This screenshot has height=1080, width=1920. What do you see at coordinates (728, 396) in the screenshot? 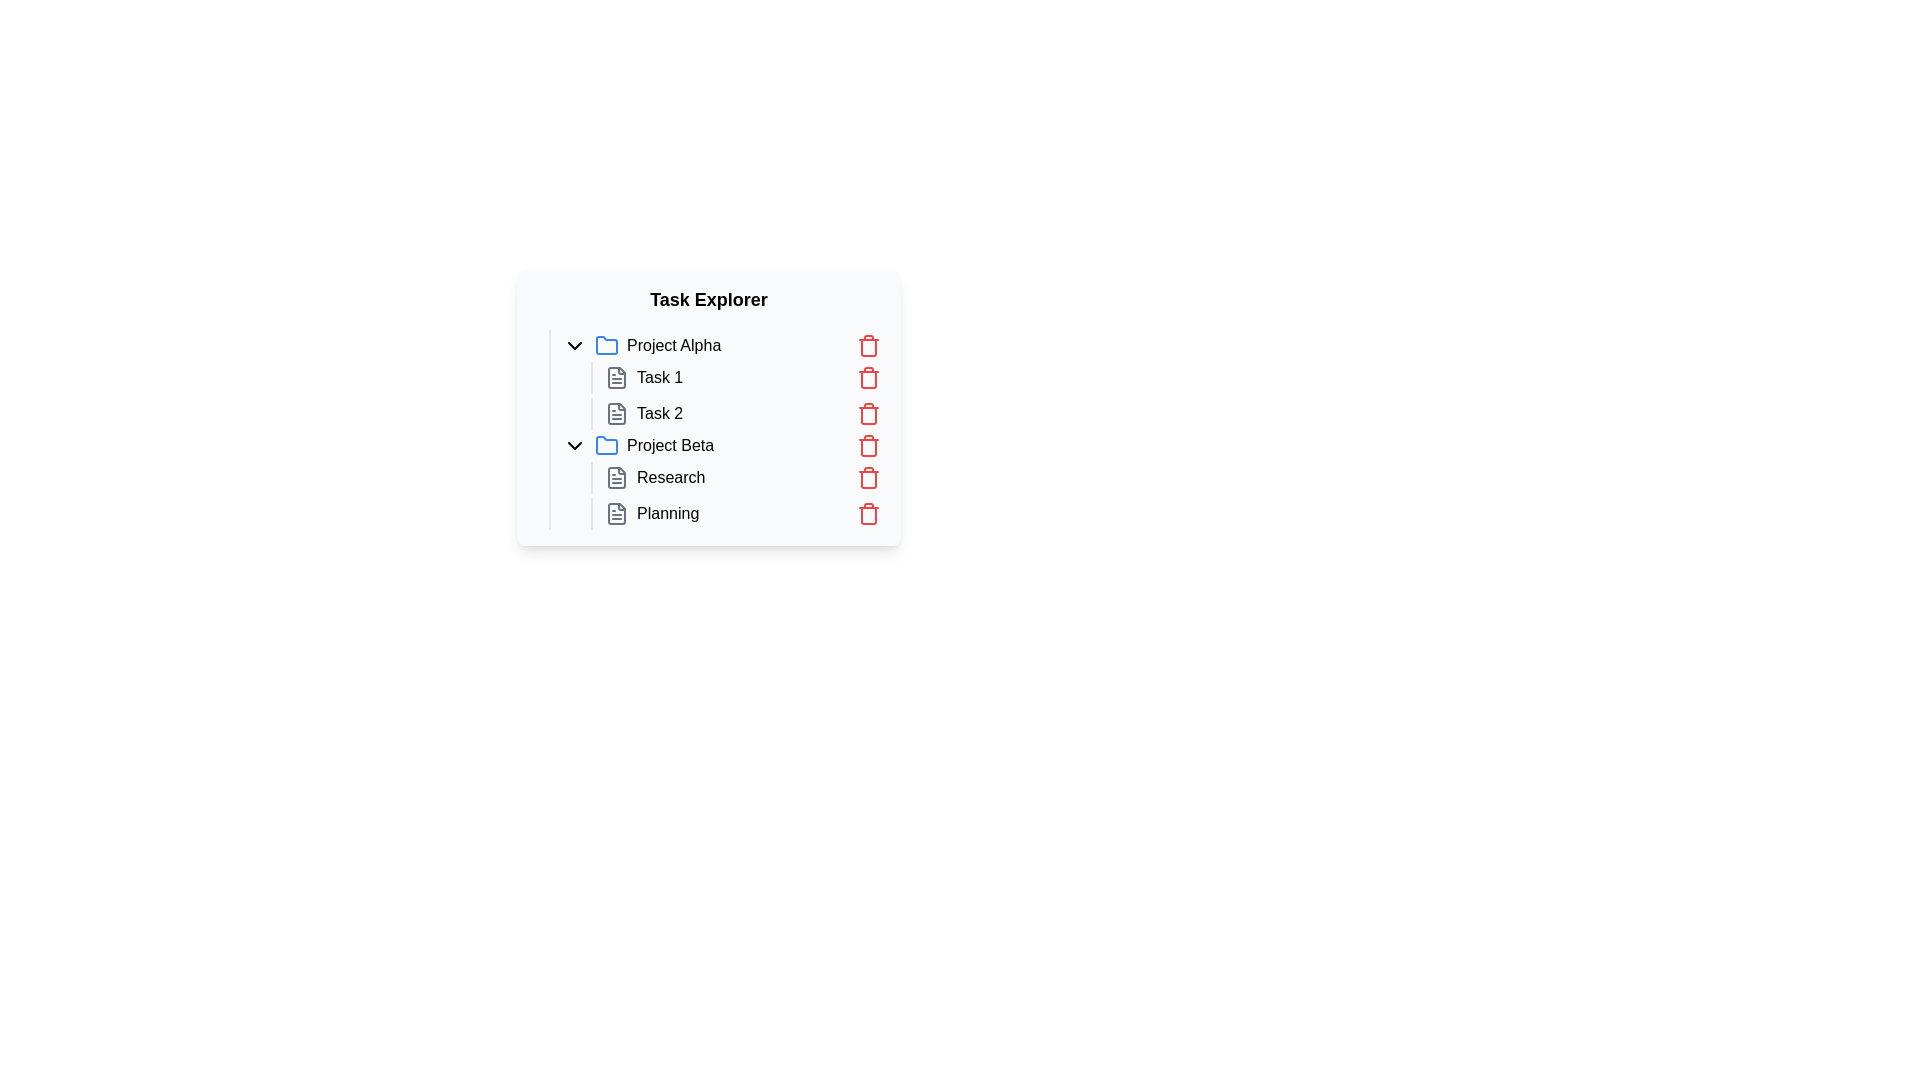
I see `the second item 'Task 2' in the task list layout under 'Project Alpha'` at bounding box center [728, 396].